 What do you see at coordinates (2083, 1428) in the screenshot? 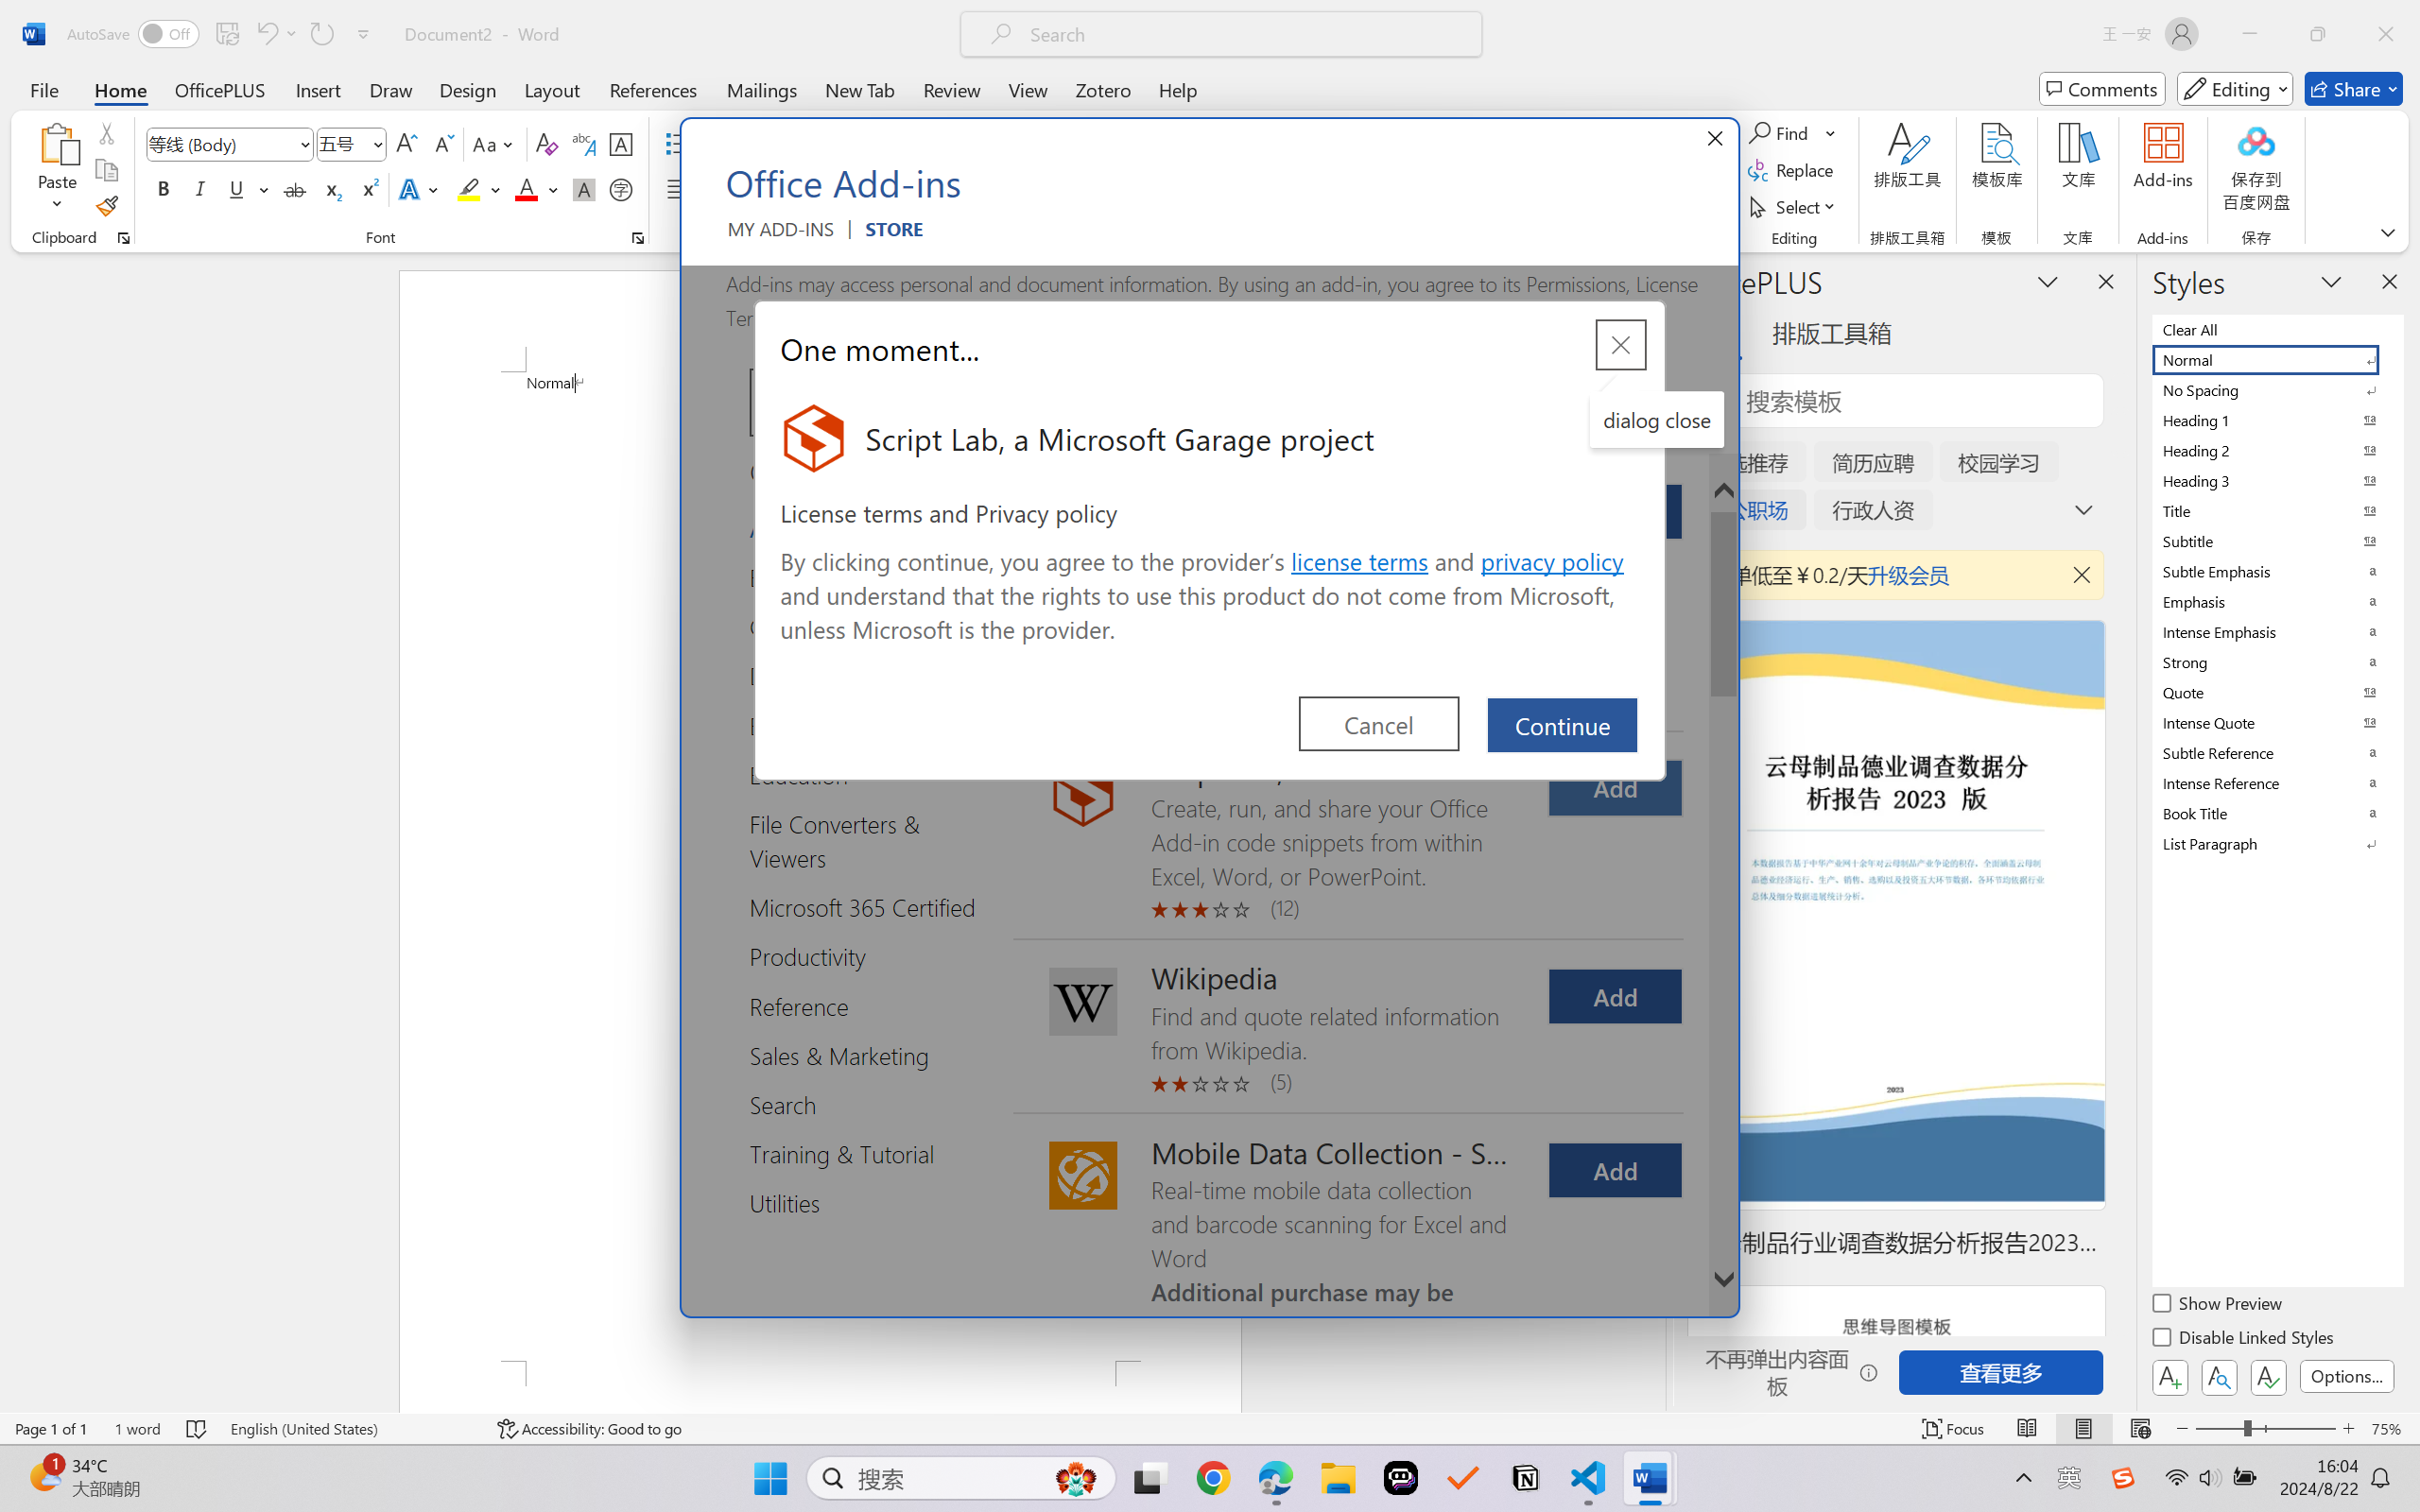
I see `'Print Layout'` at bounding box center [2083, 1428].